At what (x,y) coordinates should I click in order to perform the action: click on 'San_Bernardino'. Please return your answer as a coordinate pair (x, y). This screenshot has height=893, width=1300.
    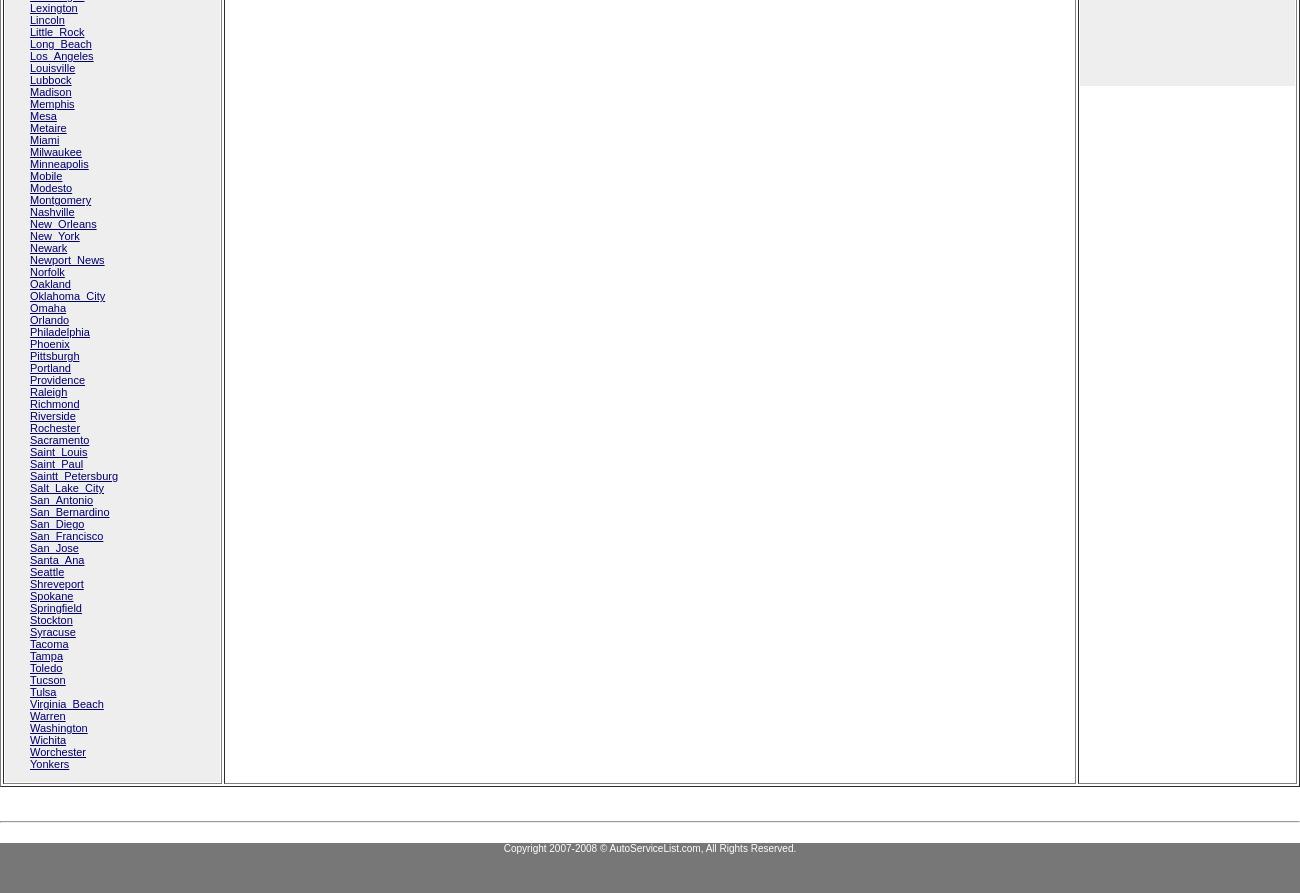
    Looking at the image, I should click on (69, 510).